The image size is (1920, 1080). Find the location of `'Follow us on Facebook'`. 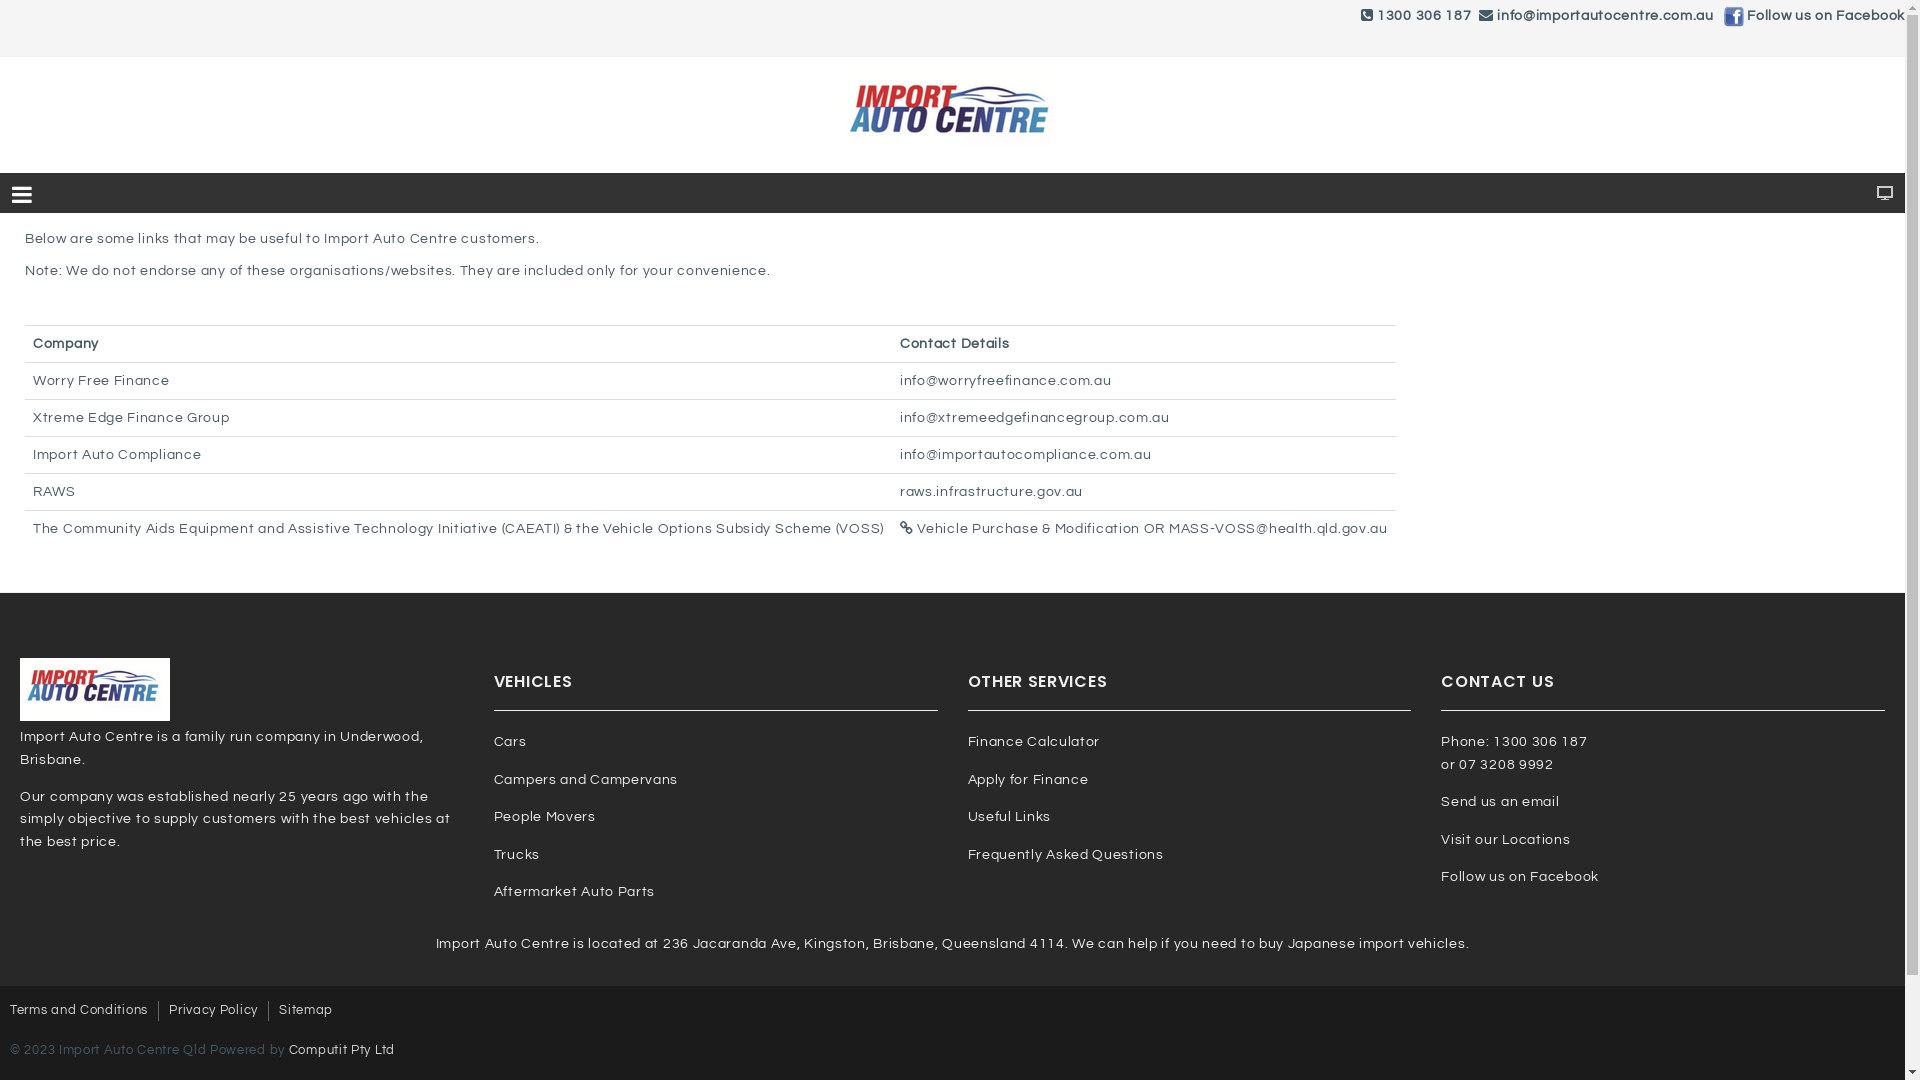

'Follow us on Facebook' is located at coordinates (1825, 15).